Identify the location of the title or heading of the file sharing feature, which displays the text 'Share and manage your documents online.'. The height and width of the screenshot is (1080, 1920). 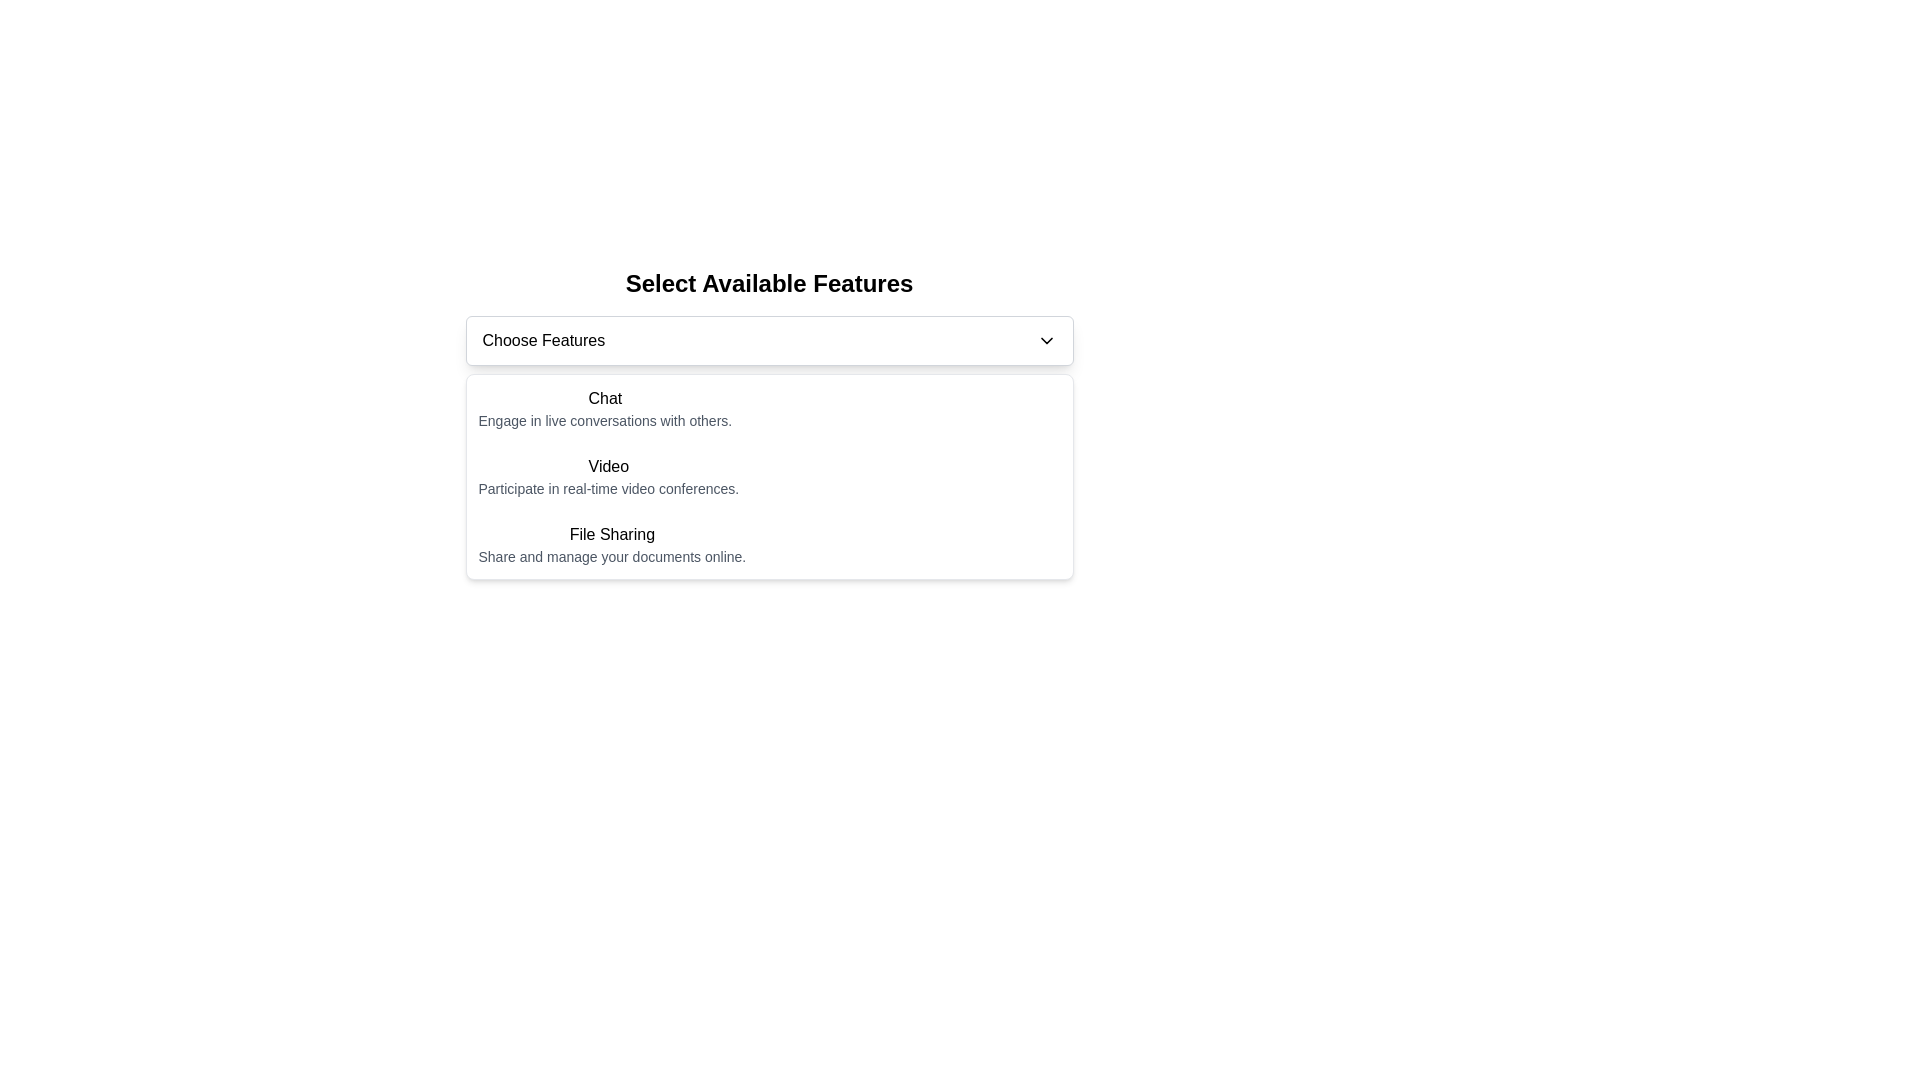
(611, 534).